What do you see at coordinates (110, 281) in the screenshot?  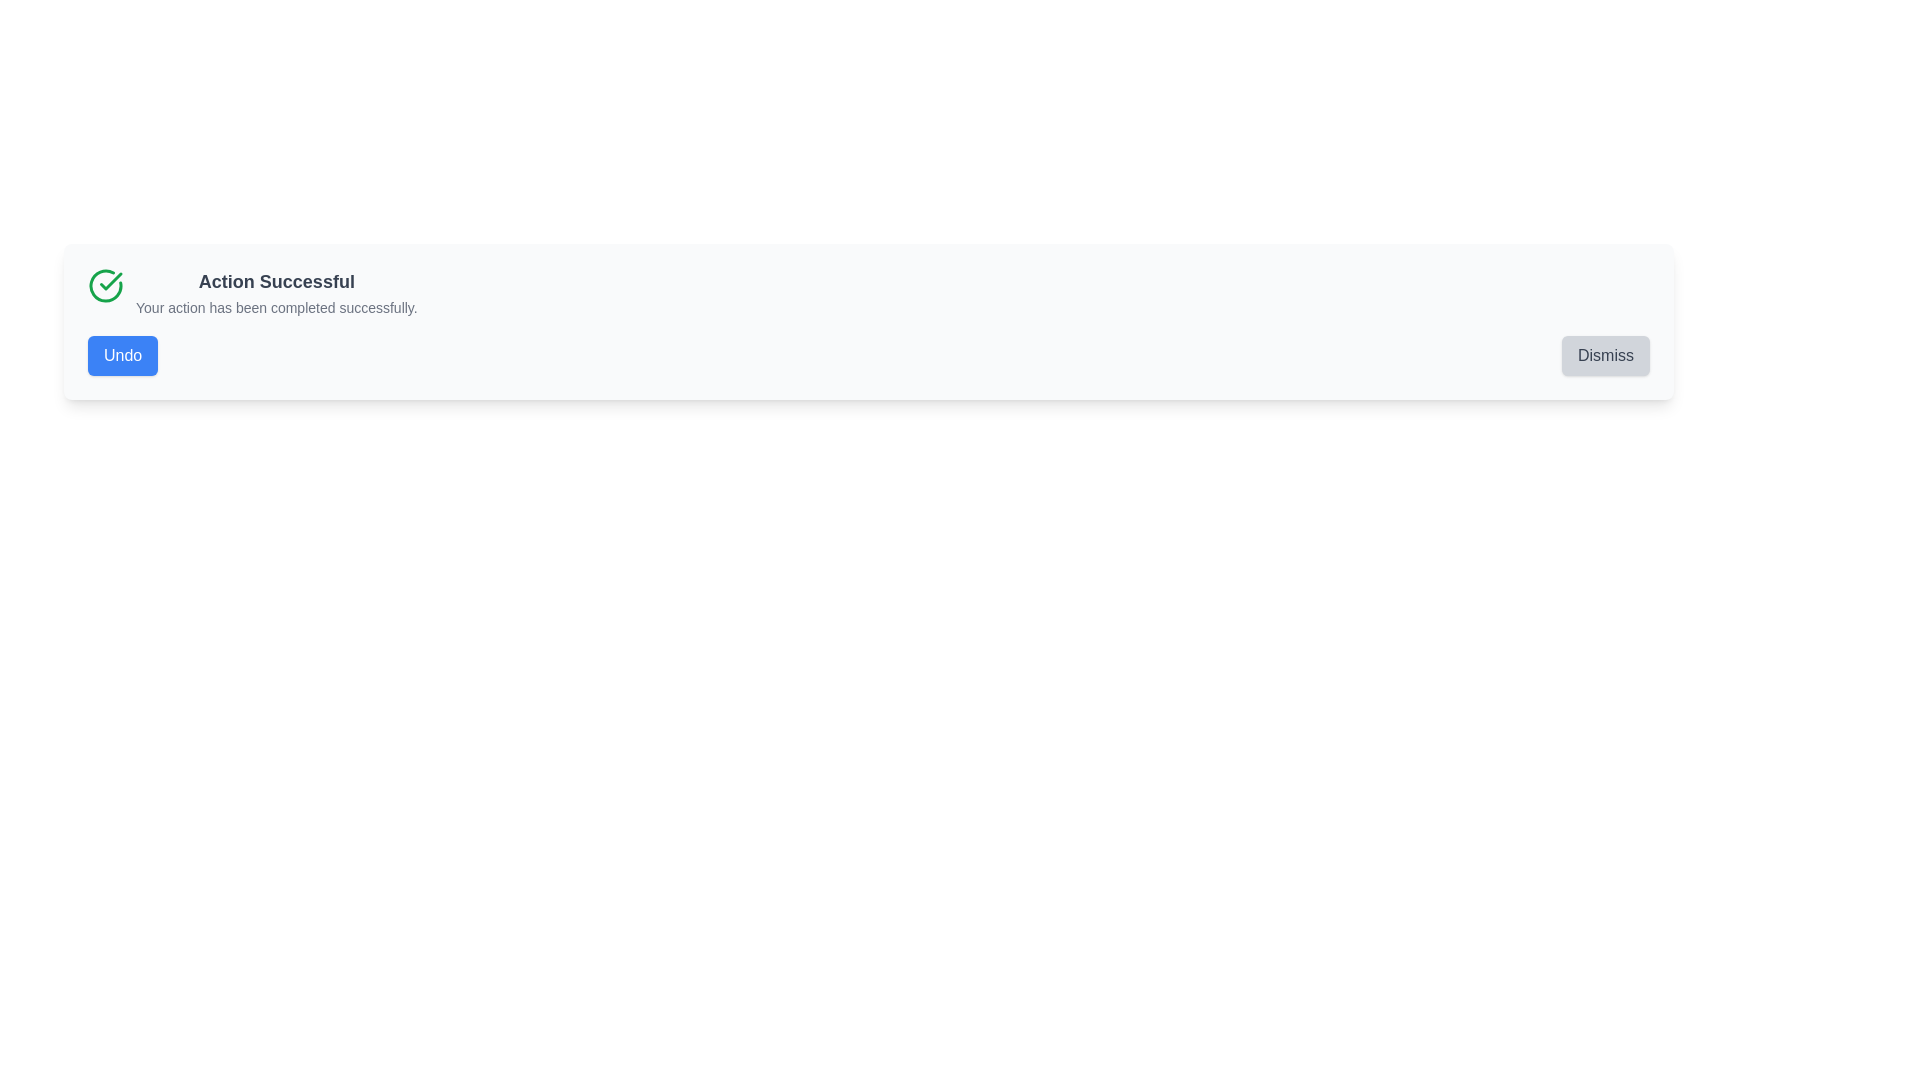 I see `the green checkmark icon that indicates a successful action, providing visual feedback for the operation's completion` at bounding box center [110, 281].